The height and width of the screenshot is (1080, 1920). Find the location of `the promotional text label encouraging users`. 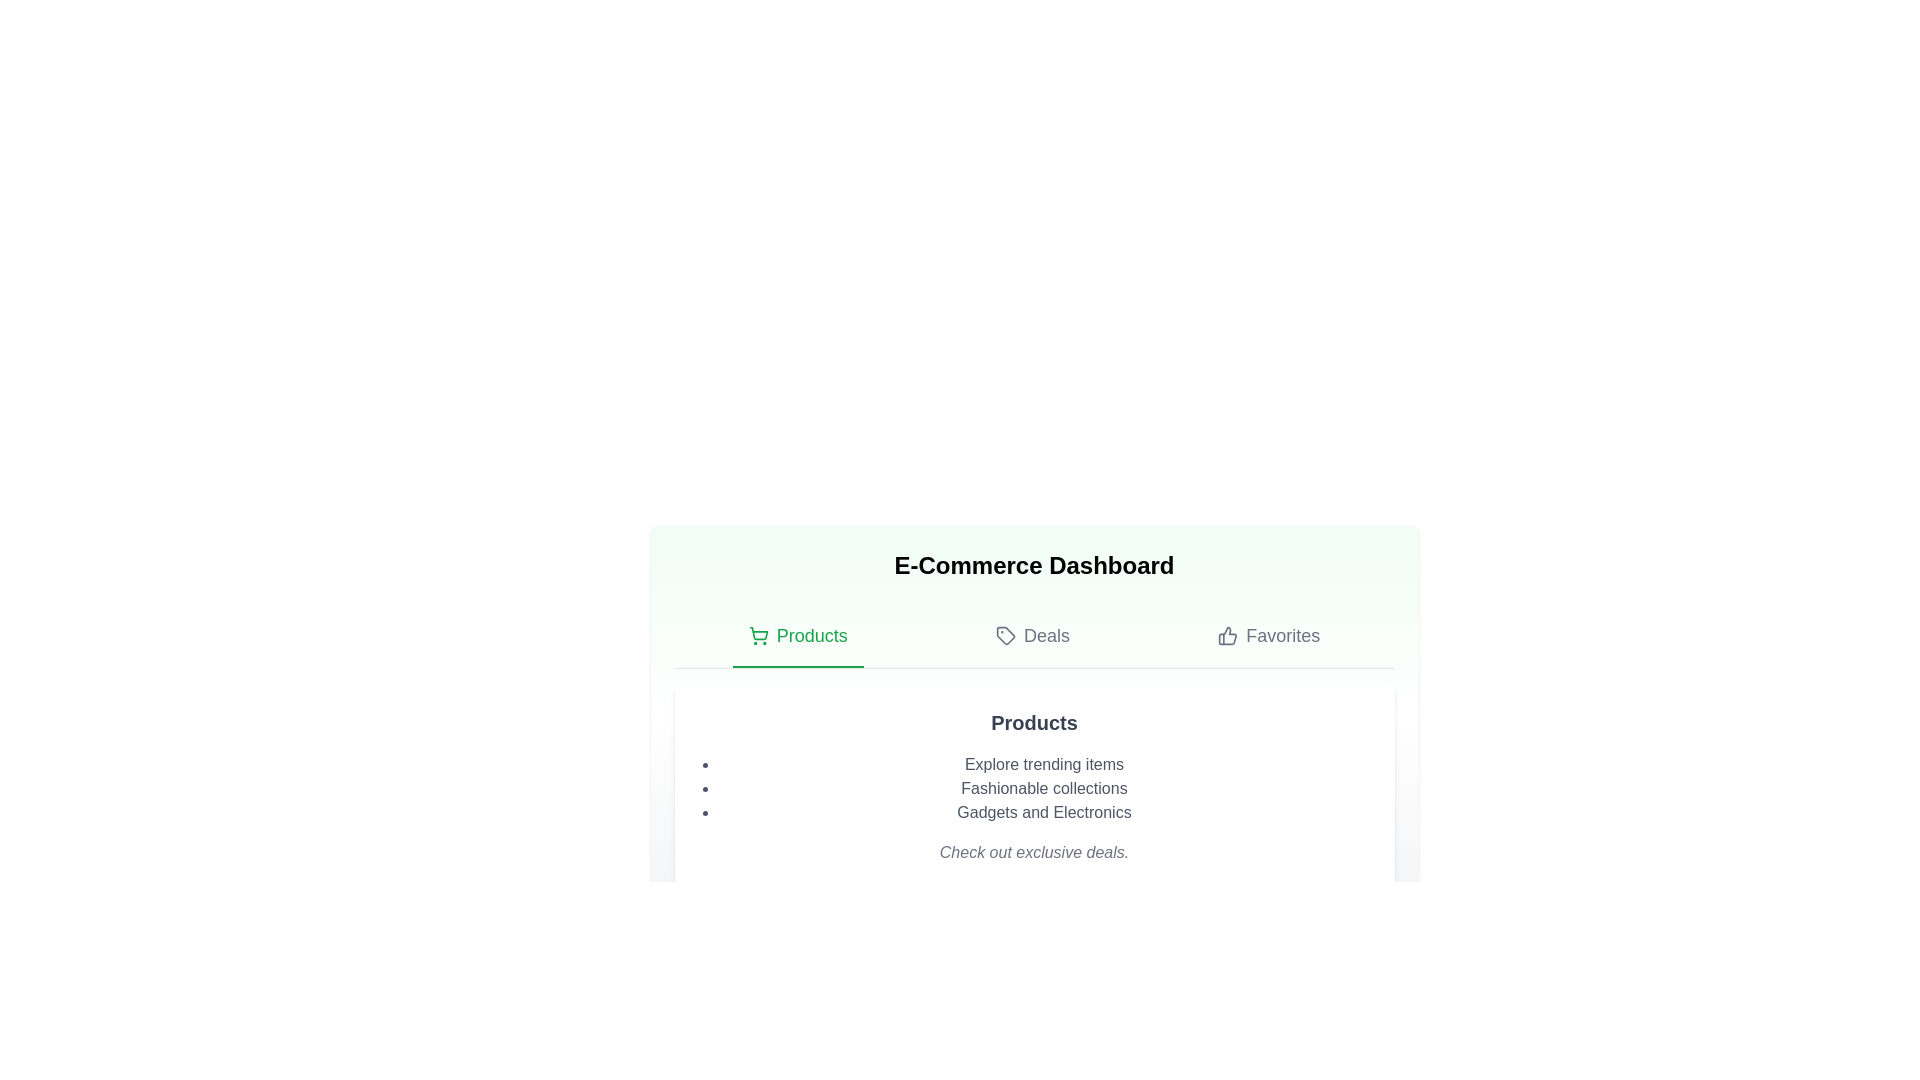

the promotional text label encouraging users is located at coordinates (1034, 852).